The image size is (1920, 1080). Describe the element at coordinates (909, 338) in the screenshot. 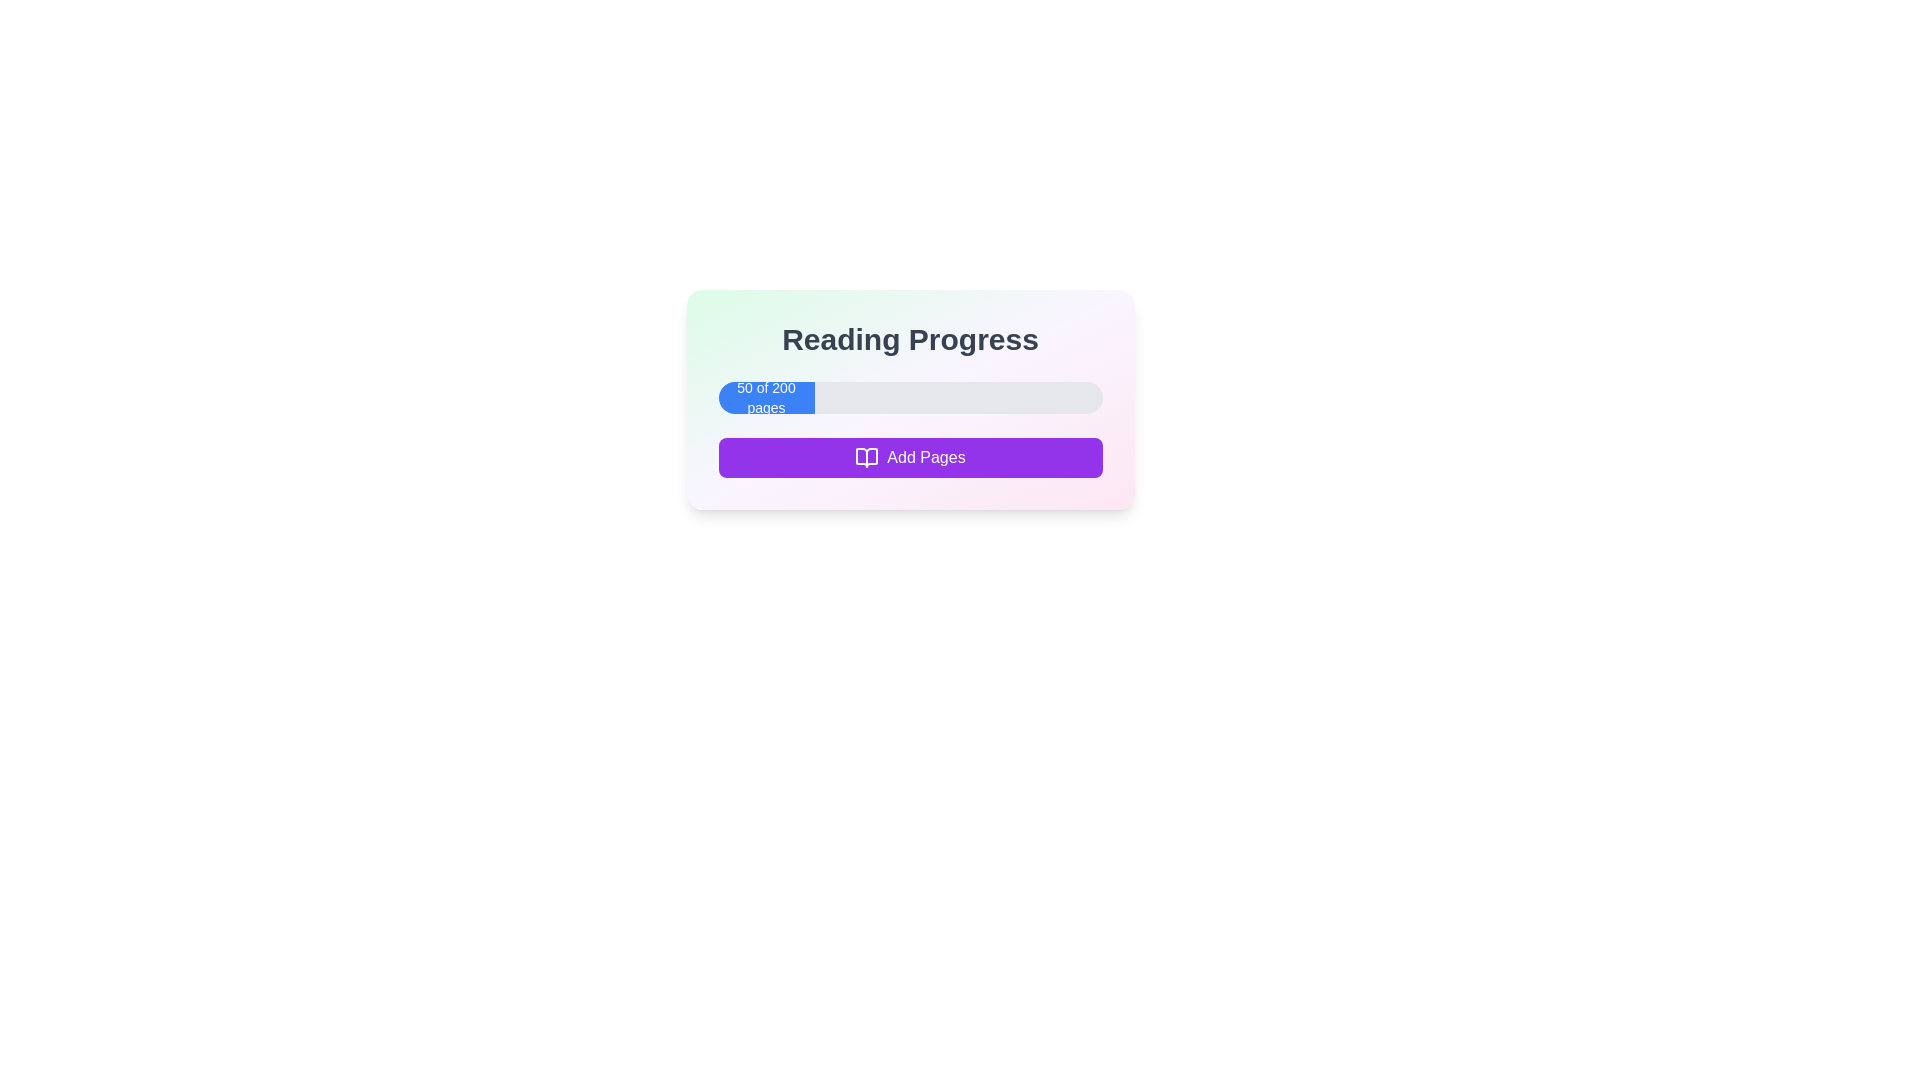

I see `the heading text element that provides context about the associated progress information in the card-like interface` at that location.